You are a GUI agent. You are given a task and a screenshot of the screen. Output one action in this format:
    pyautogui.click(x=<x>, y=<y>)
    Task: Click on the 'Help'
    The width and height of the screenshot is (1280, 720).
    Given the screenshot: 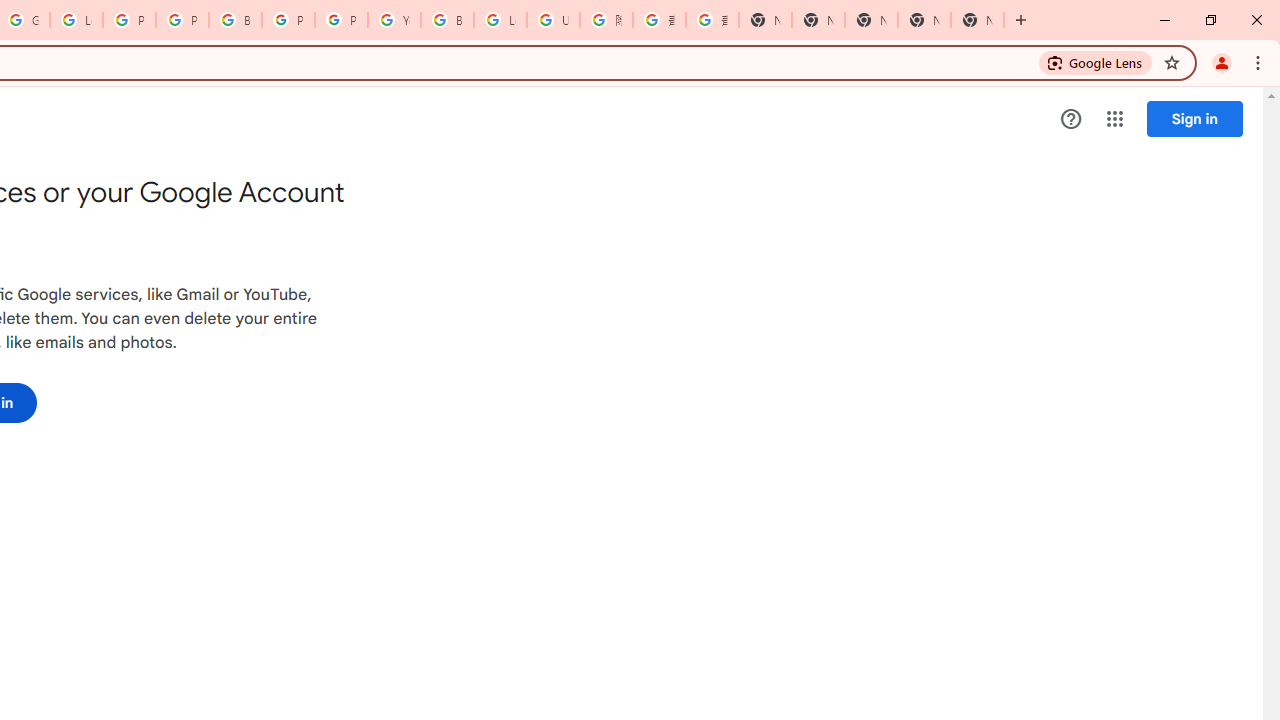 What is the action you would take?
    pyautogui.click(x=1070, y=119)
    